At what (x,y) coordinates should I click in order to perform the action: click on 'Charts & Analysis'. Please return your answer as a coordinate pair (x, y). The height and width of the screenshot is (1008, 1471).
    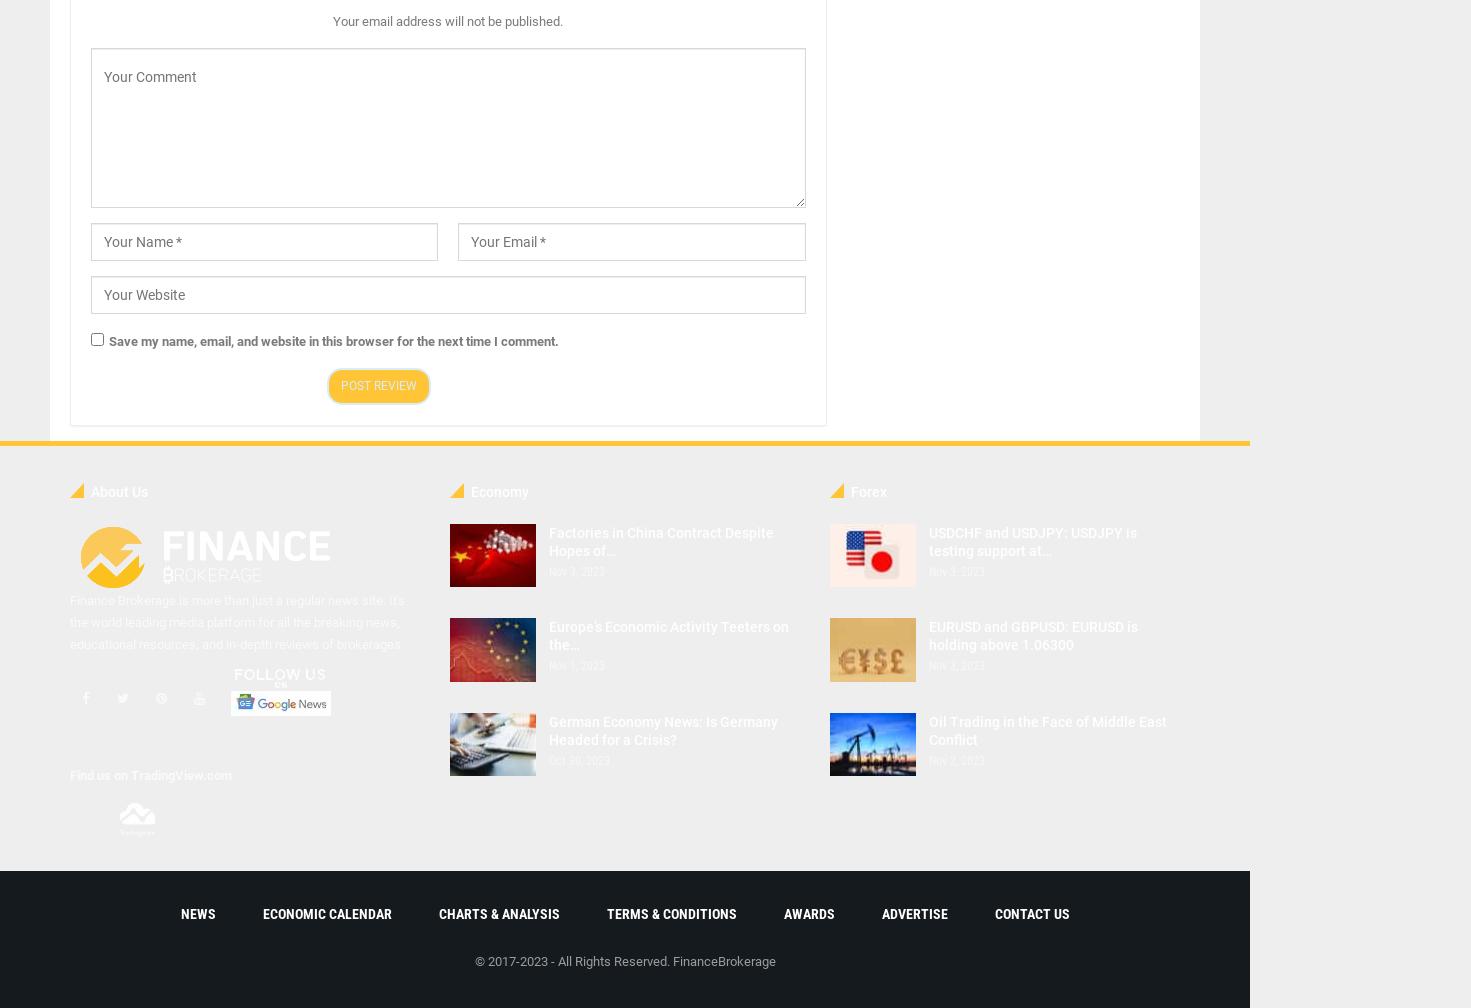
    Looking at the image, I should click on (498, 913).